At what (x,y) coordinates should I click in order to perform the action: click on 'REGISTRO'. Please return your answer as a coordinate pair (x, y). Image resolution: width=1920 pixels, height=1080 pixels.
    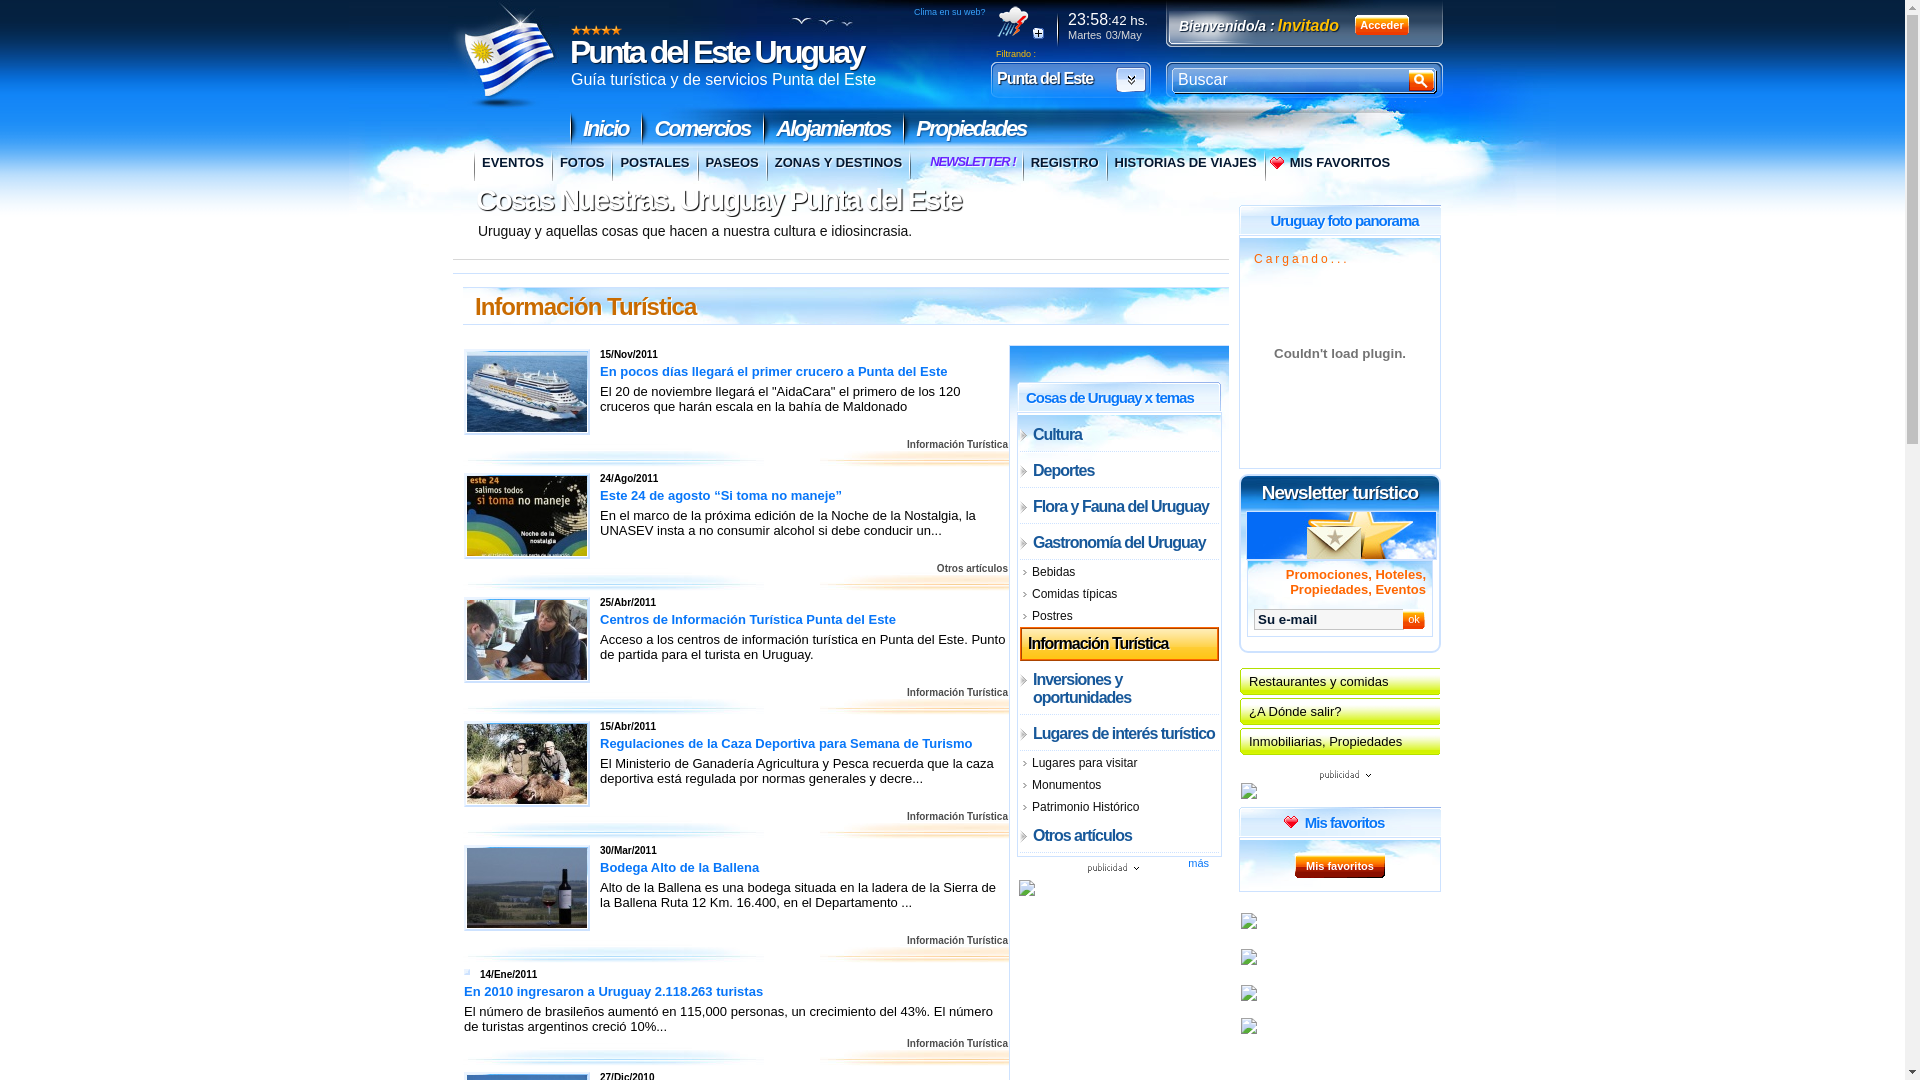
    Looking at the image, I should click on (1063, 164).